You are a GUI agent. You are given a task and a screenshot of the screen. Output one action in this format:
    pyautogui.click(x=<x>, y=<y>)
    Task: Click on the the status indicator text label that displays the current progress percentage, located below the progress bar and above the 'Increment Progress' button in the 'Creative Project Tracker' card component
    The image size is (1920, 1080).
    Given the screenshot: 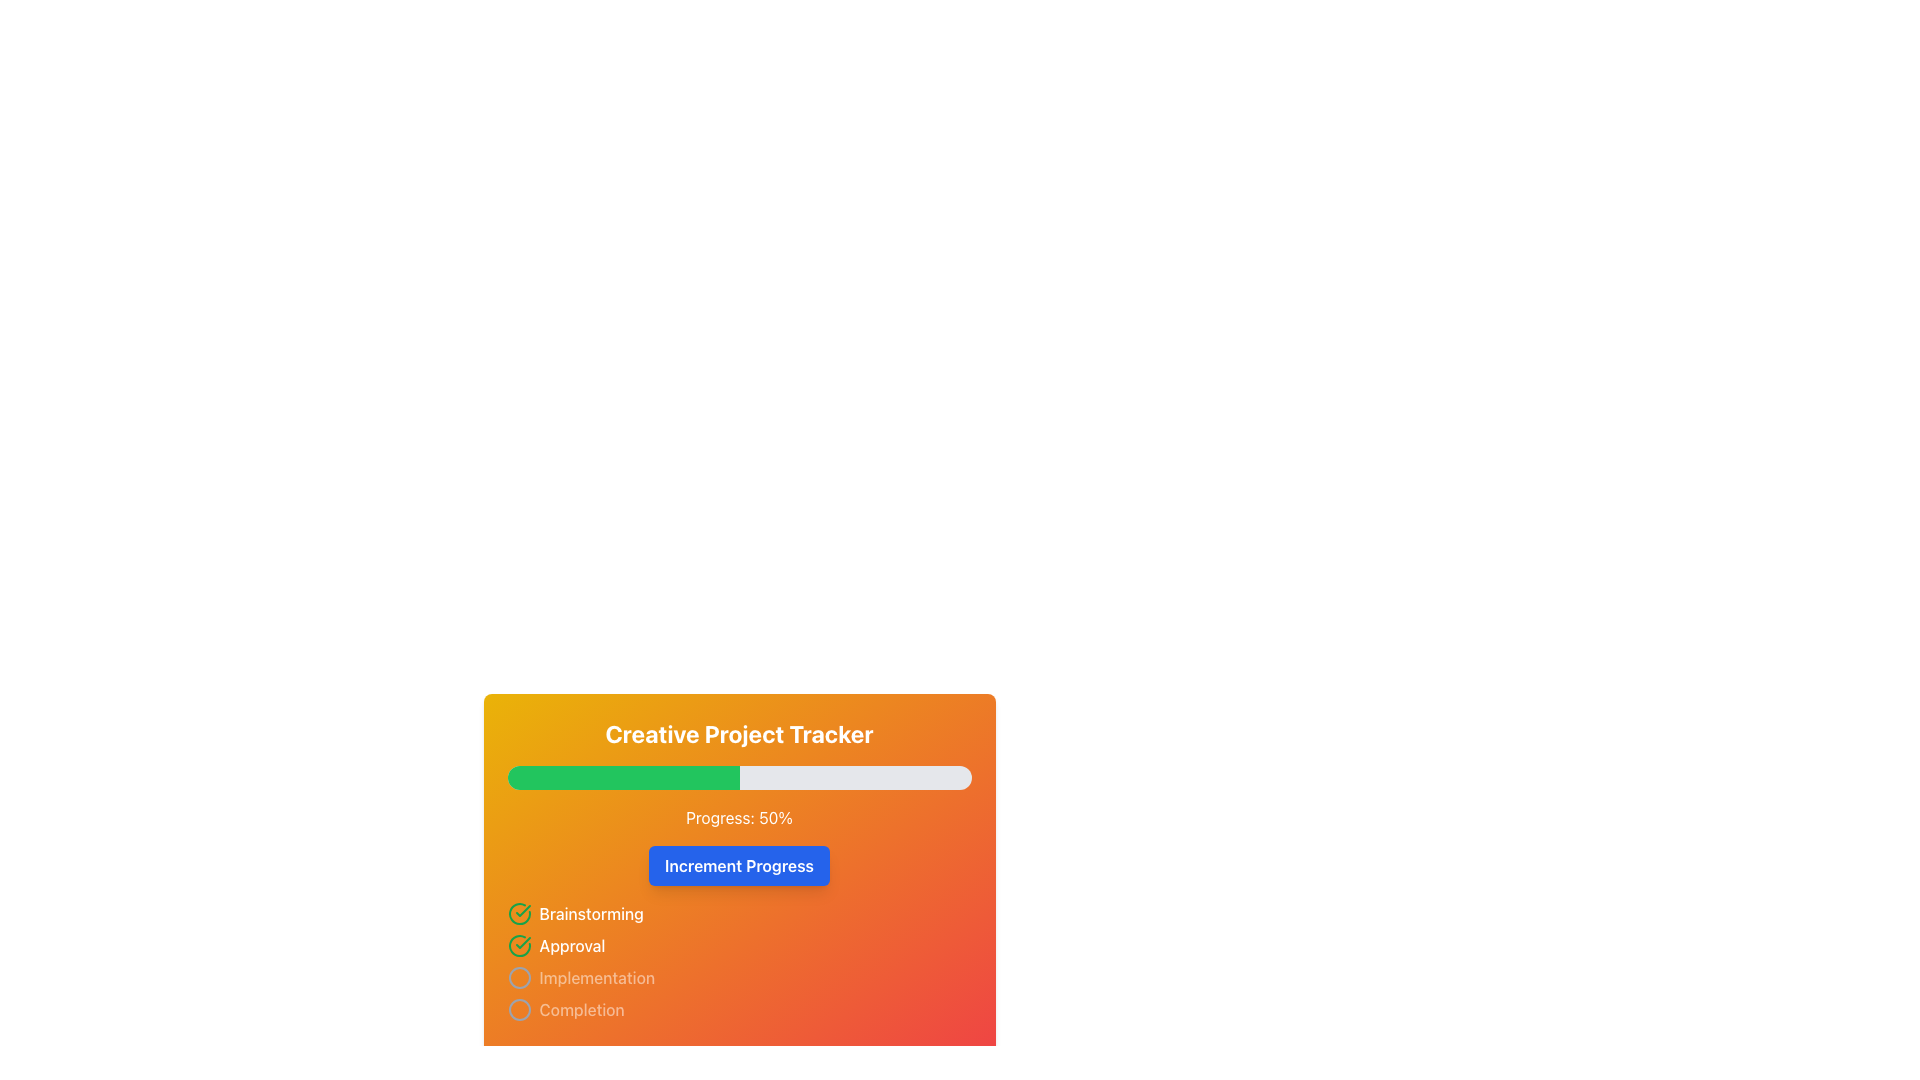 What is the action you would take?
    pyautogui.click(x=738, y=817)
    